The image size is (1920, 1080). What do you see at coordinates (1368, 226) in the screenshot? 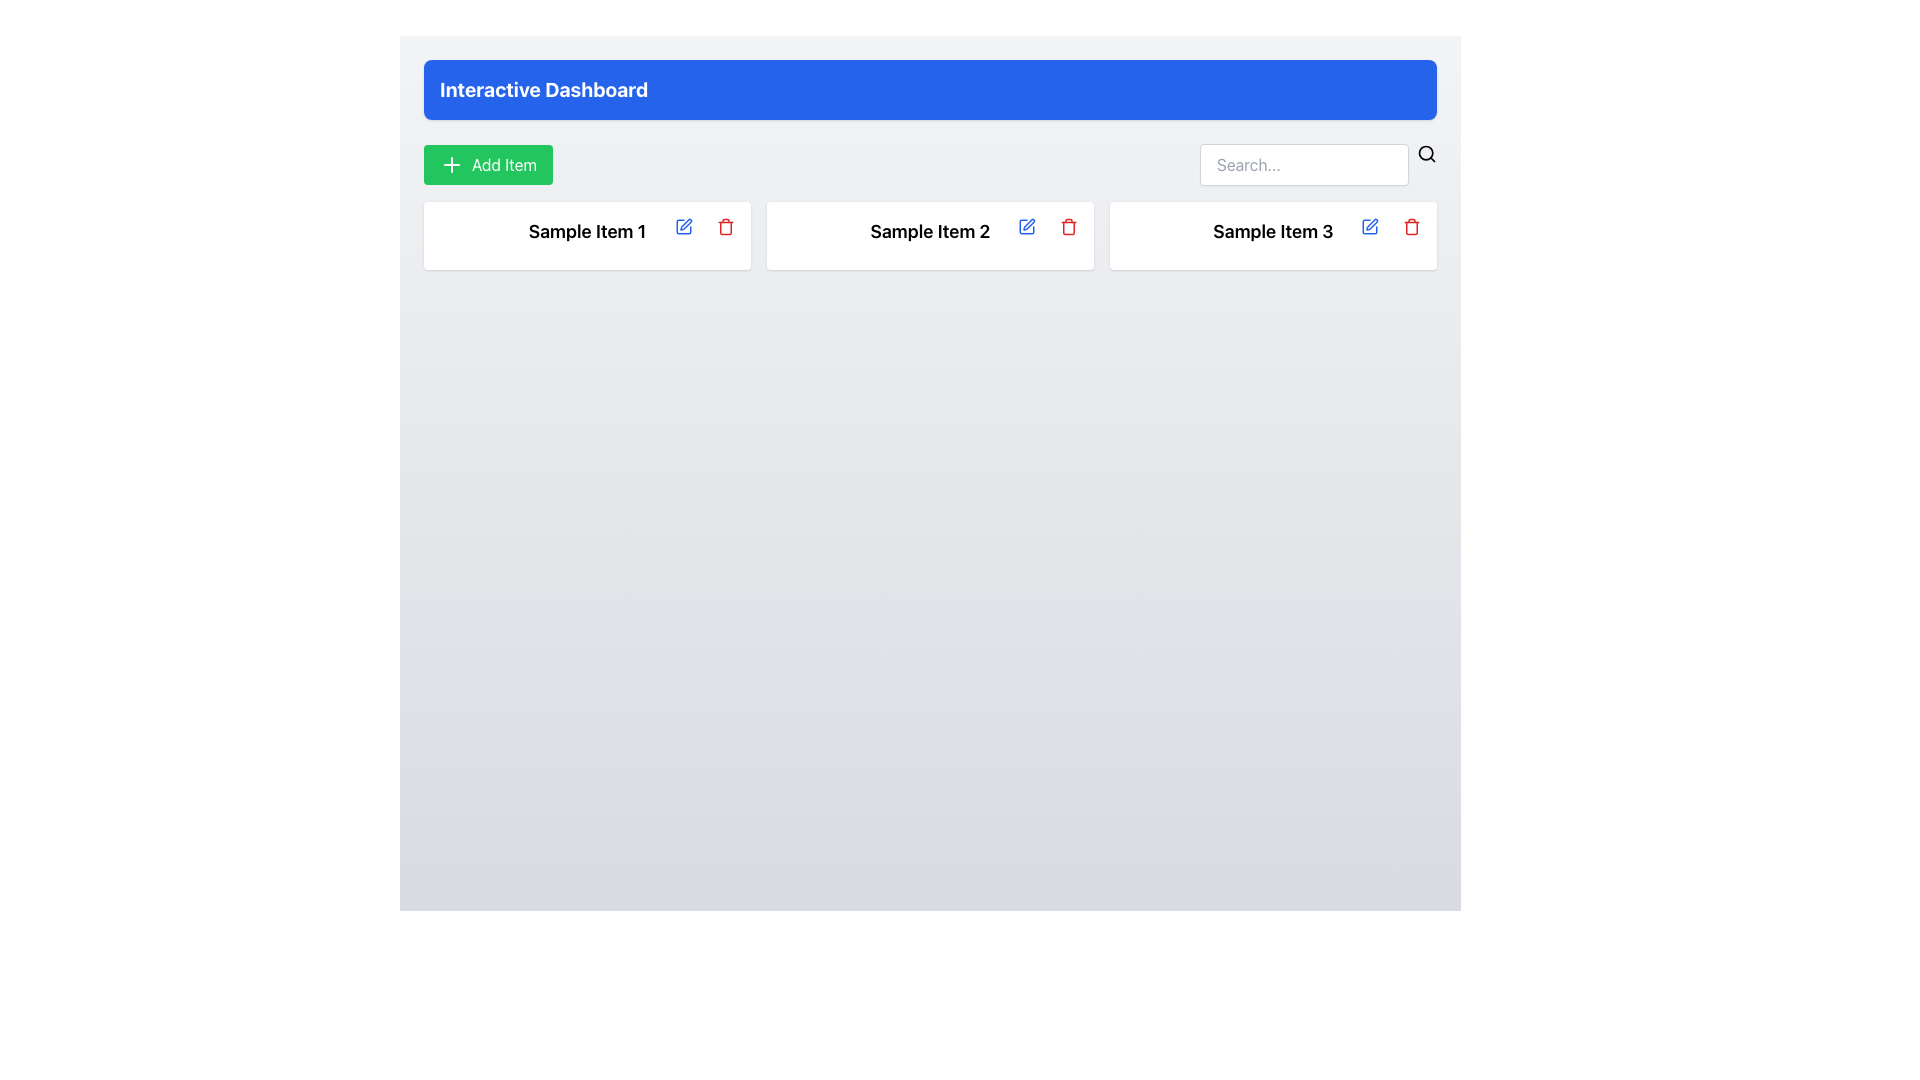
I see `the blue square icon button with a pen glyph located at the right of 'Sample Item 3' card to trigger the dimming hover effect` at bounding box center [1368, 226].